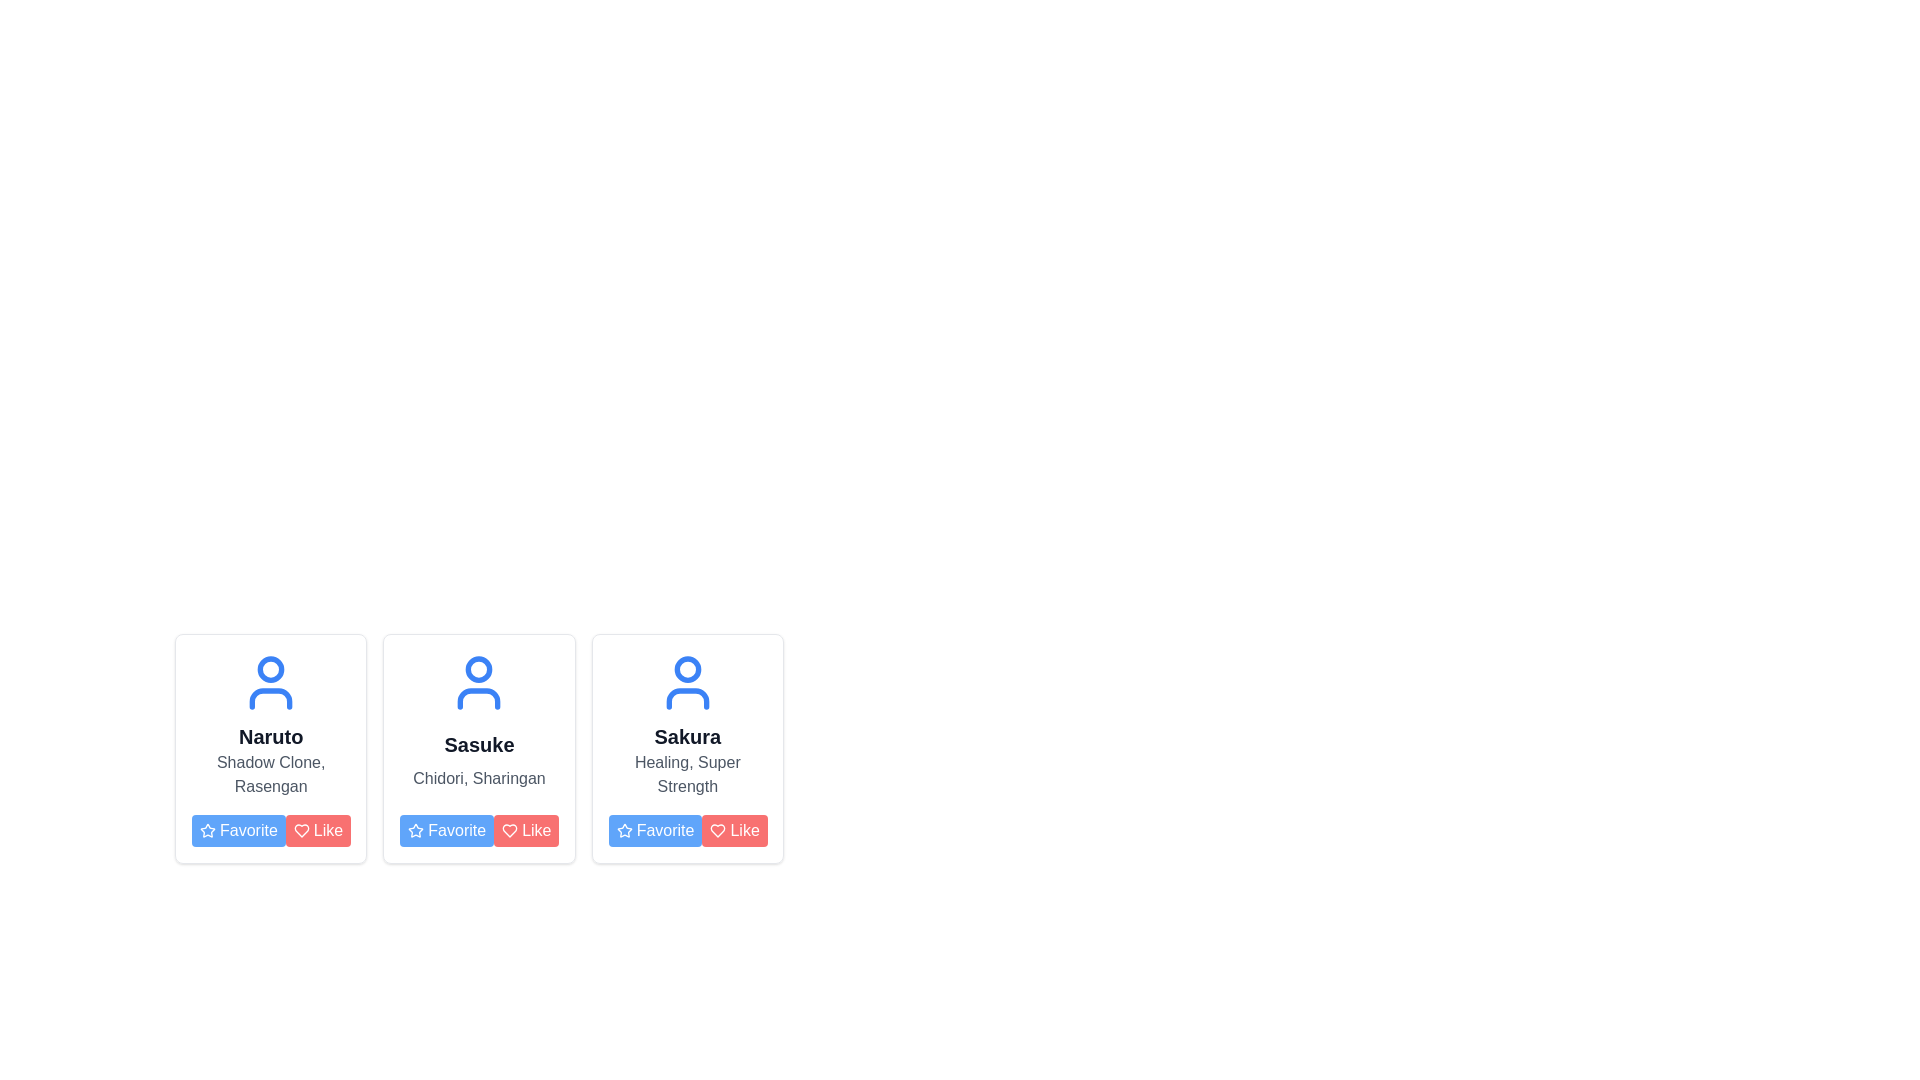 This screenshot has width=1920, height=1080. I want to click on the circular profile picture element located at the top of the leftmost user card in the displayed row of user profiles, so click(270, 669).